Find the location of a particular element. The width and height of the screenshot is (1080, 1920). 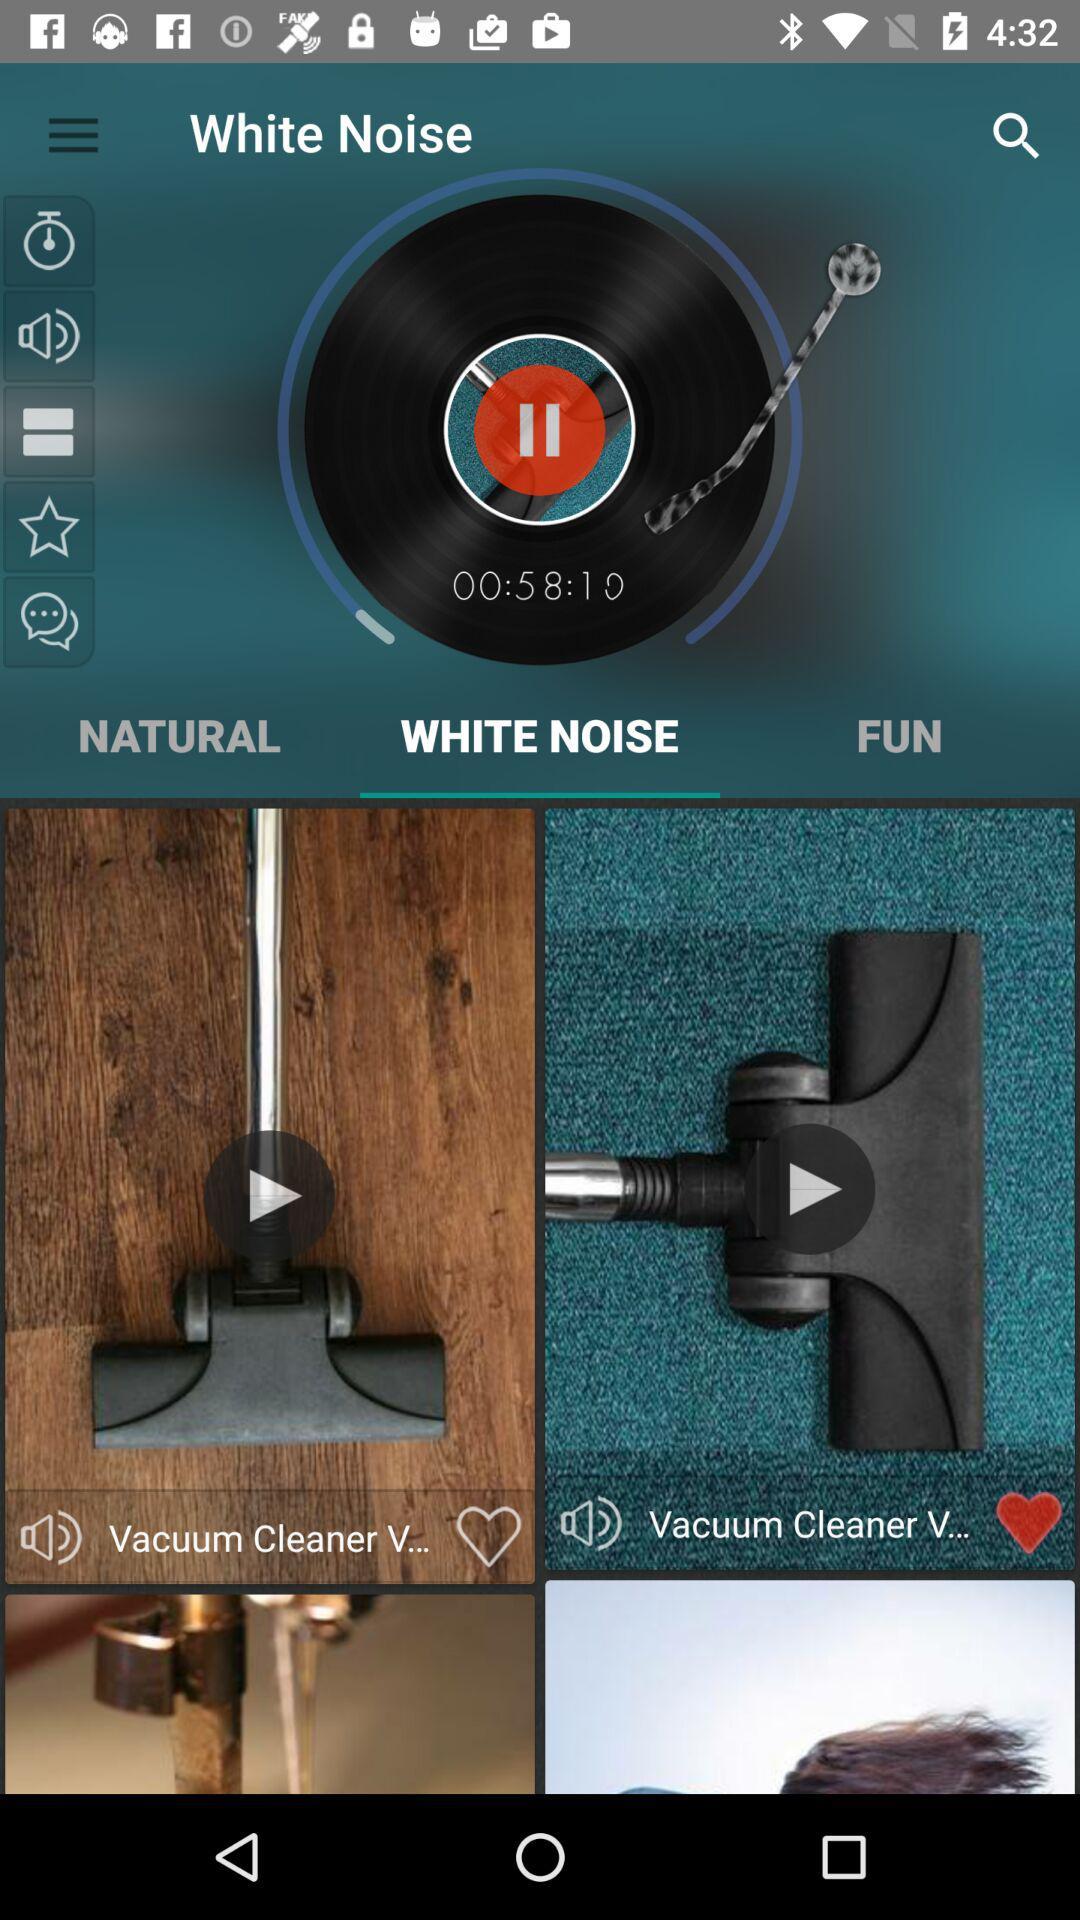

share the sound is located at coordinates (48, 621).